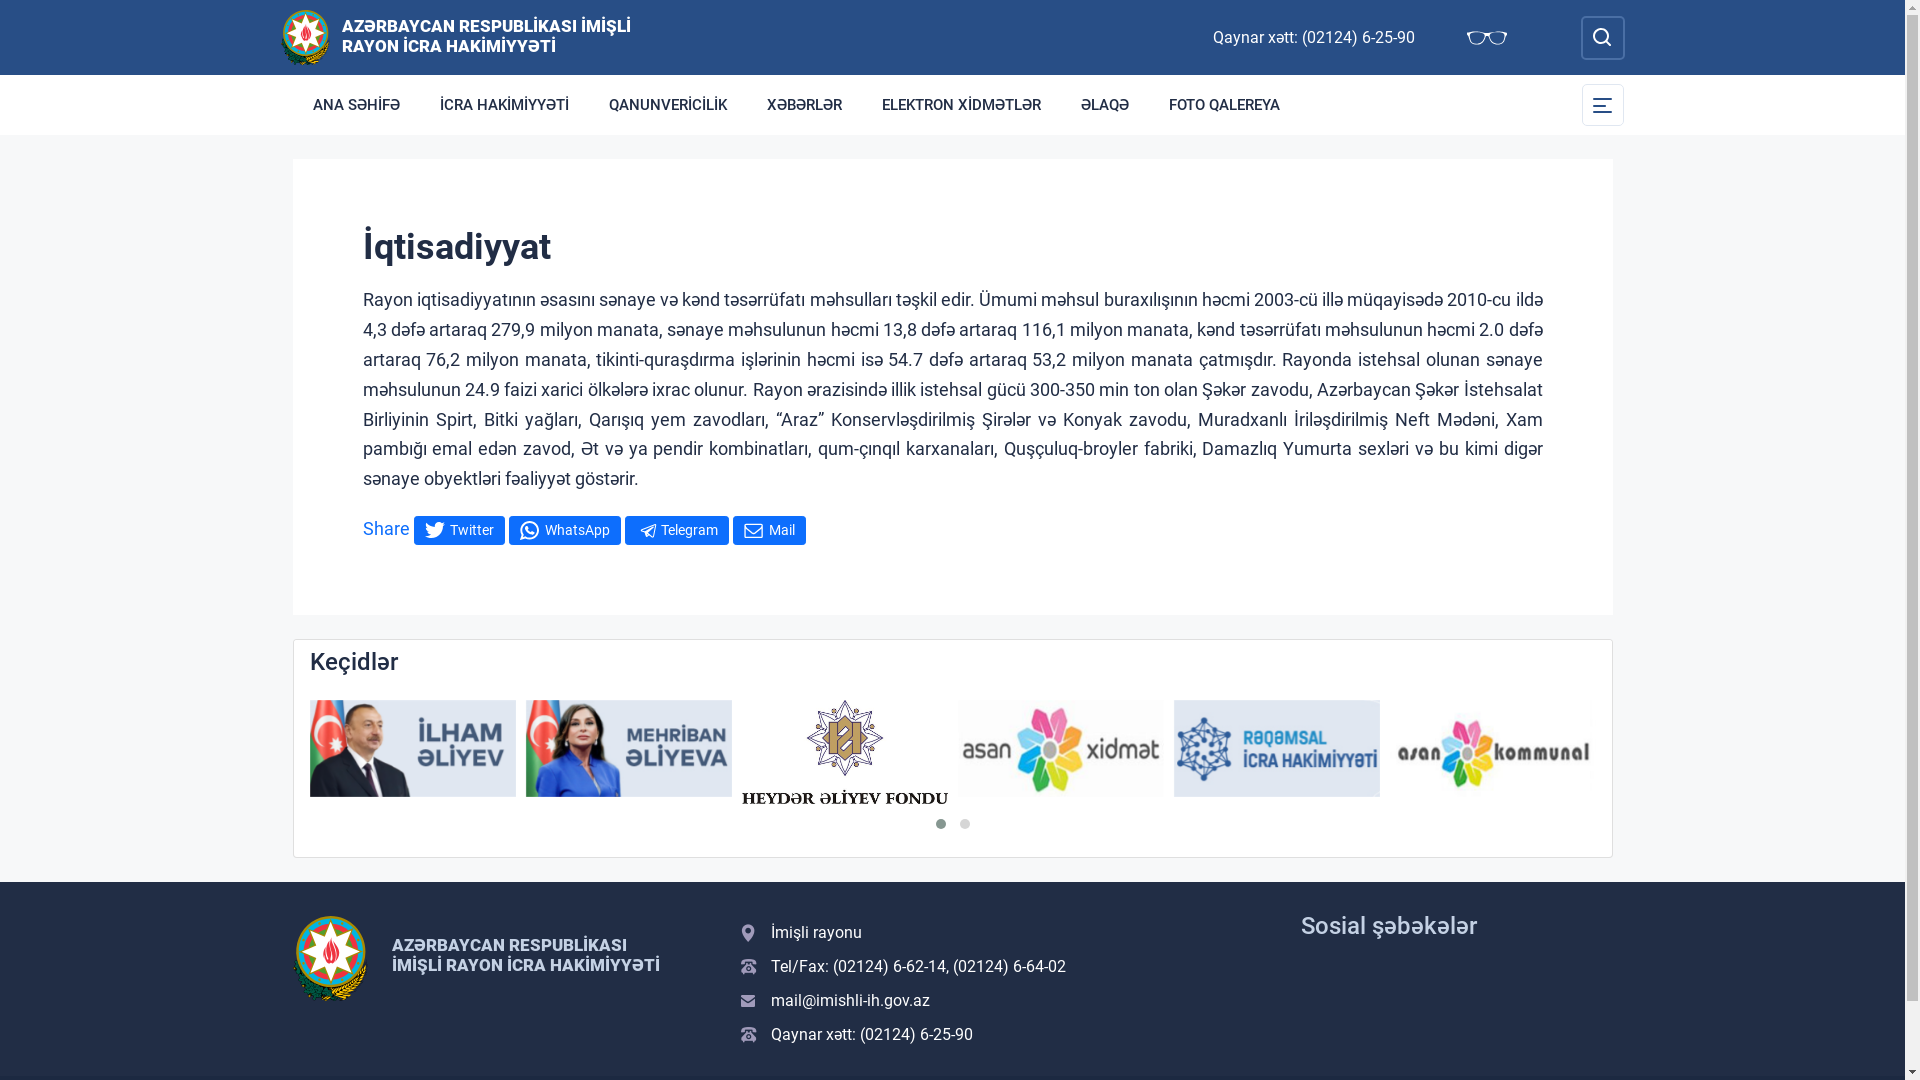 Image resolution: width=1920 pixels, height=1080 pixels. What do you see at coordinates (1492, 748) in the screenshot?
I see `'Asan komunal'` at bounding box center [1492, 748].